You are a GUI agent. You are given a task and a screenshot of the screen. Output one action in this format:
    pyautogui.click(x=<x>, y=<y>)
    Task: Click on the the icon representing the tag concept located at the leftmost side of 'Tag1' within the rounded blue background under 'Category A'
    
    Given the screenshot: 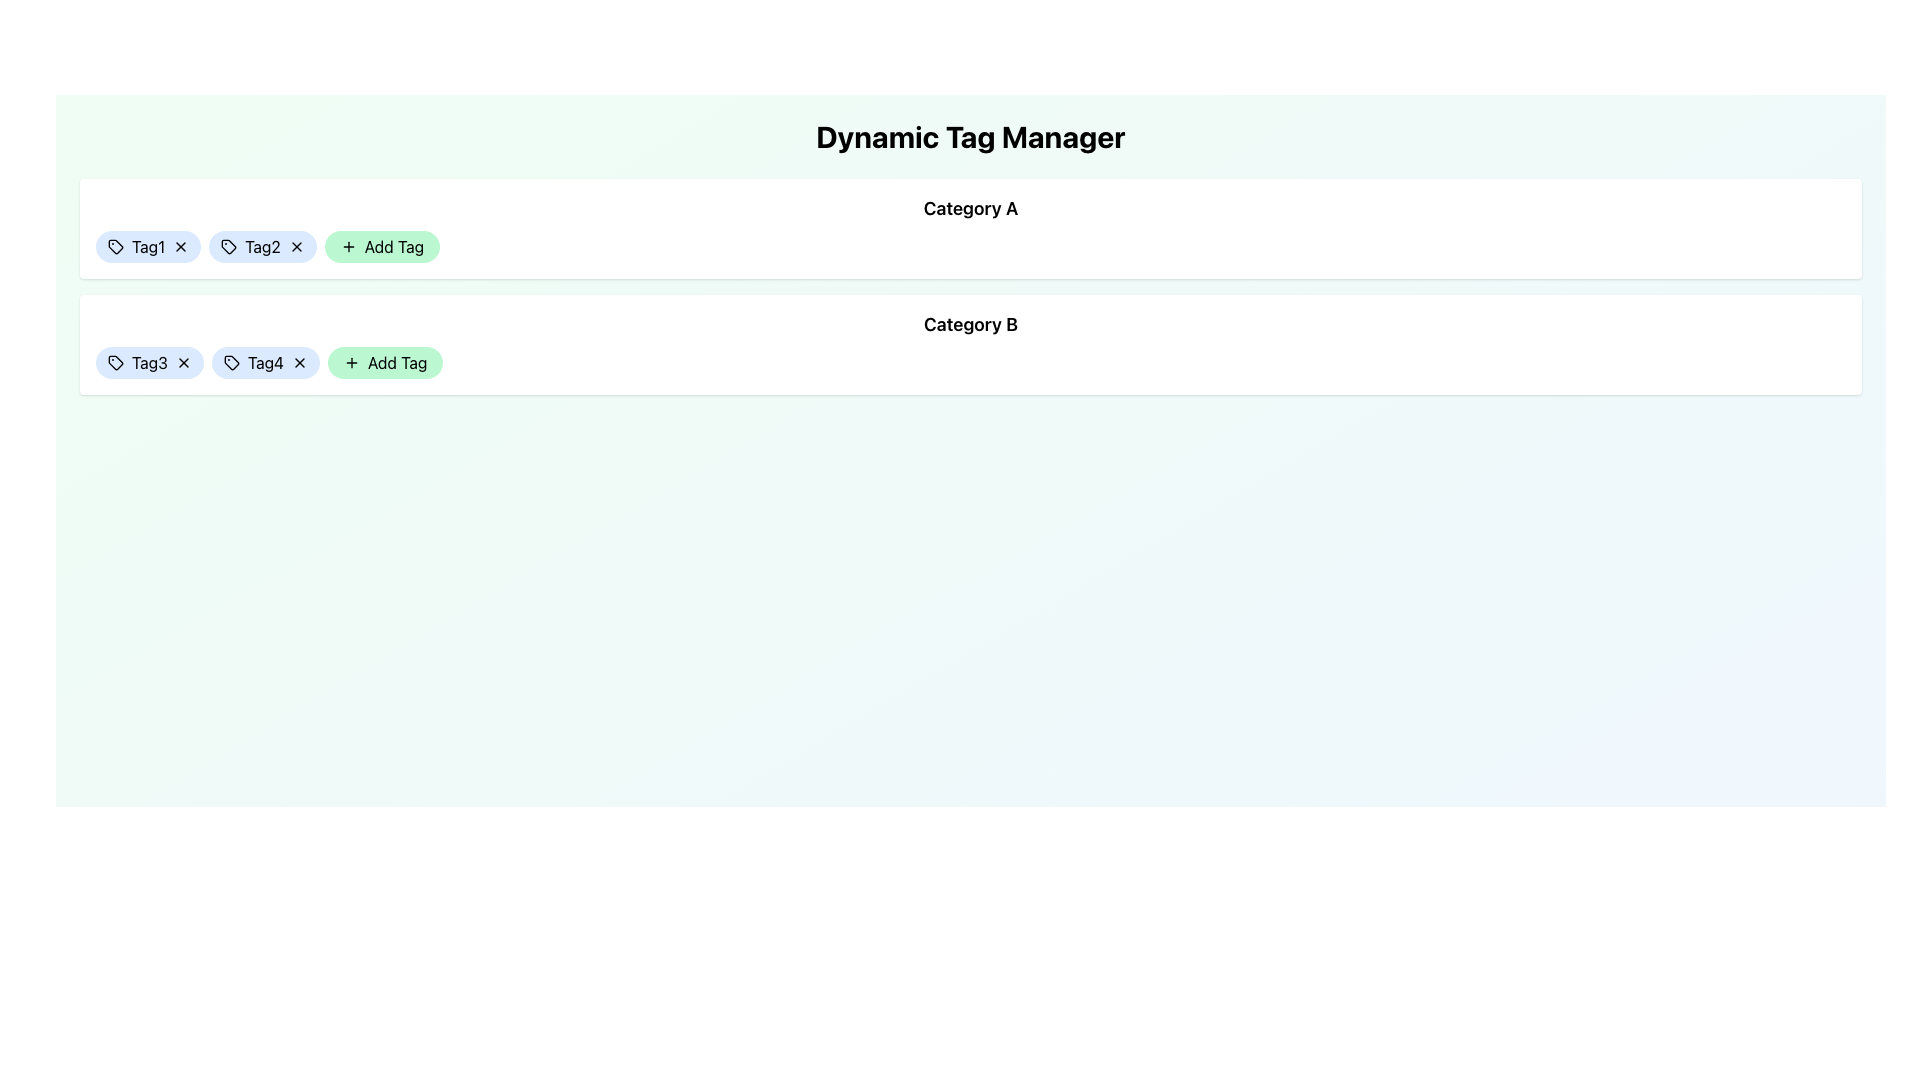 What is the action you would take?
    pyautogui.click(x=114, y=245)
    